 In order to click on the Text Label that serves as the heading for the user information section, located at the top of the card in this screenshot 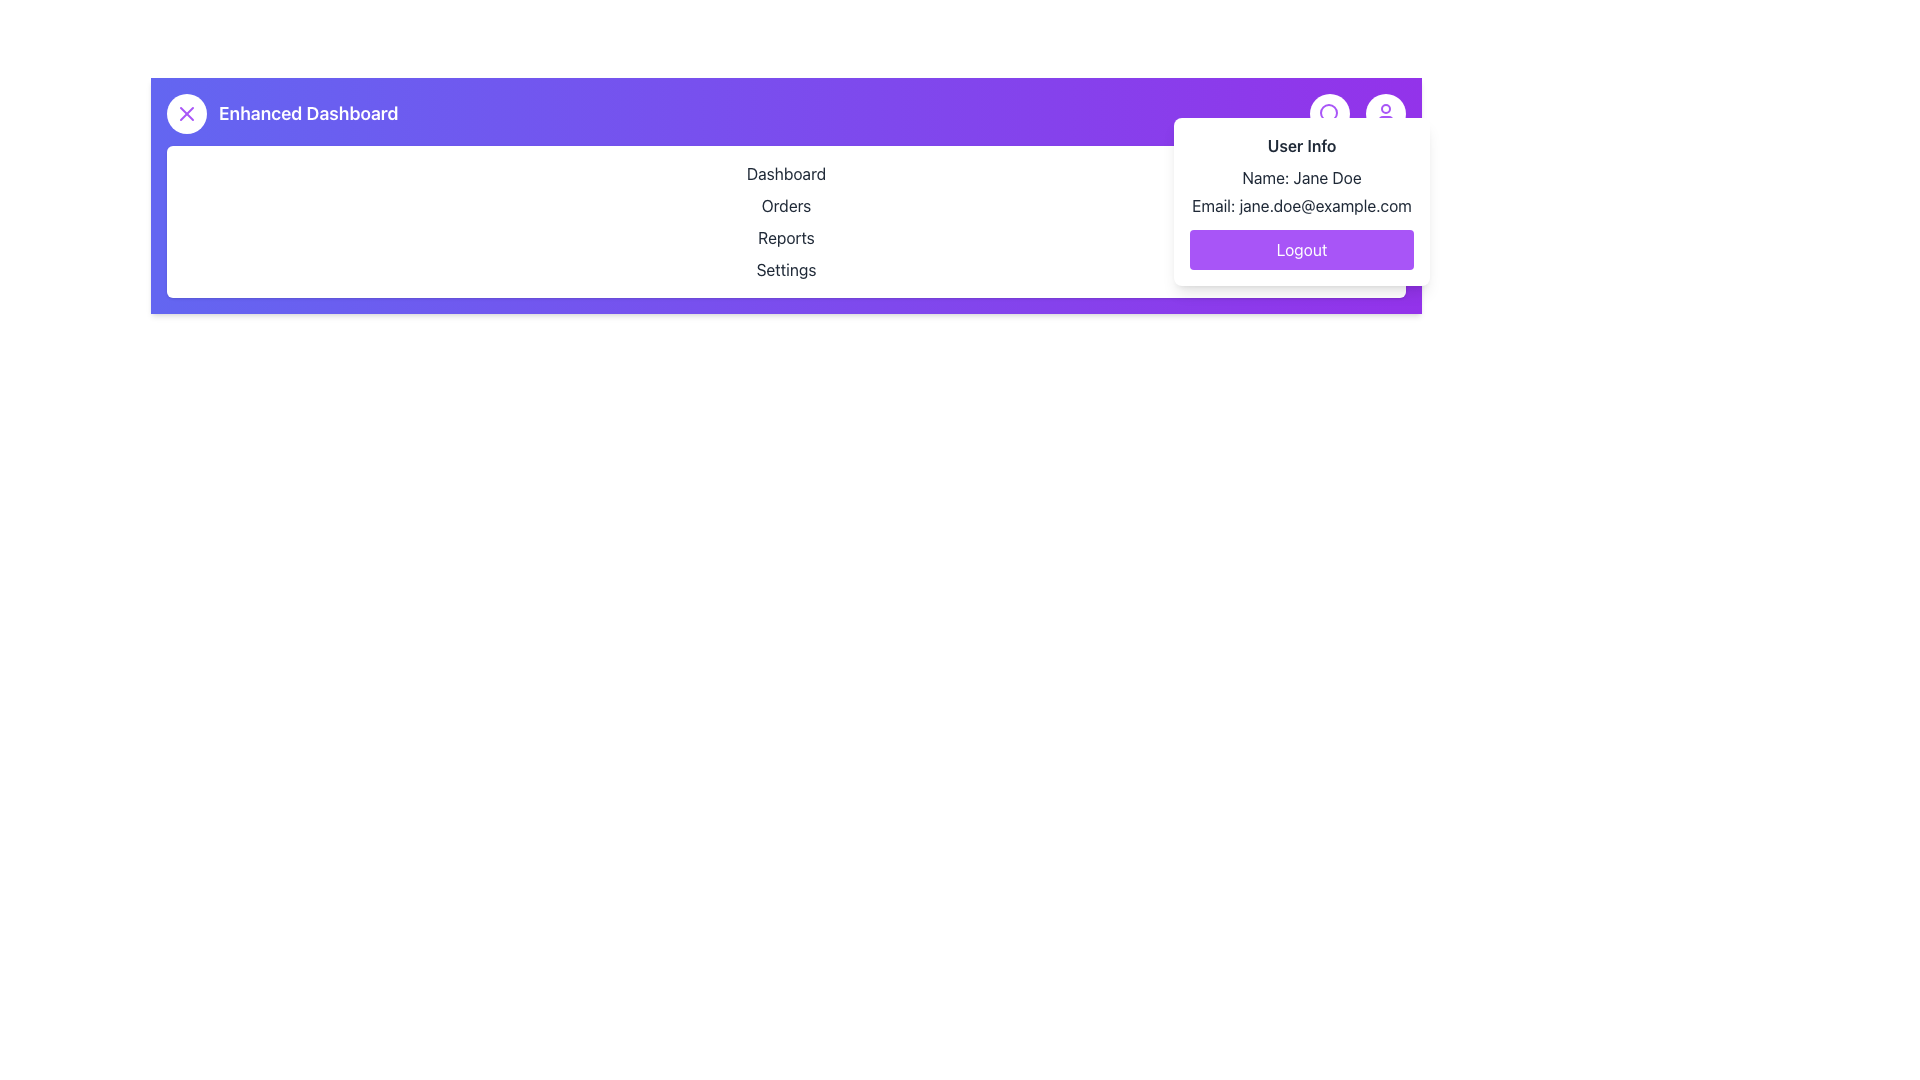, I will do `click(1301, 145)`.